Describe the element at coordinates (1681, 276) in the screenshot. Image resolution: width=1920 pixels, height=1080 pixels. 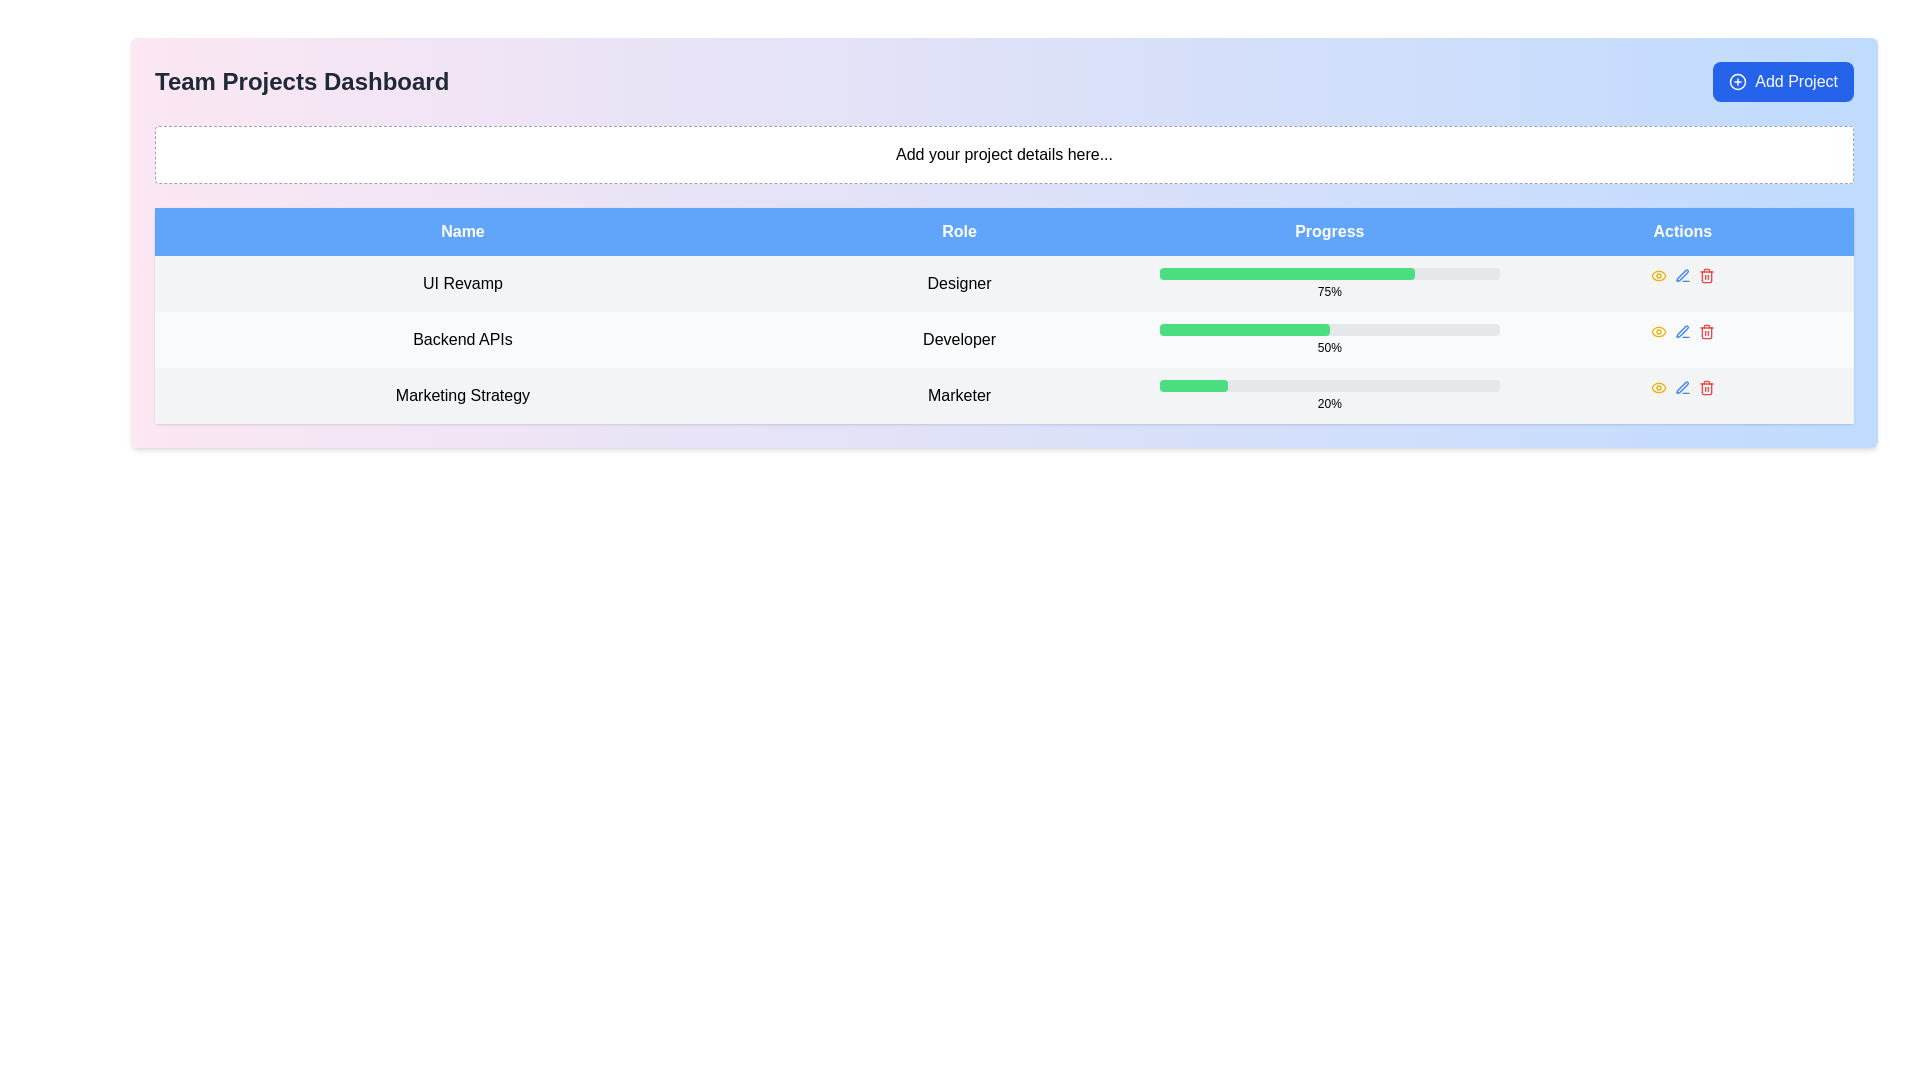
I see `the blue pen icon located` at that location.